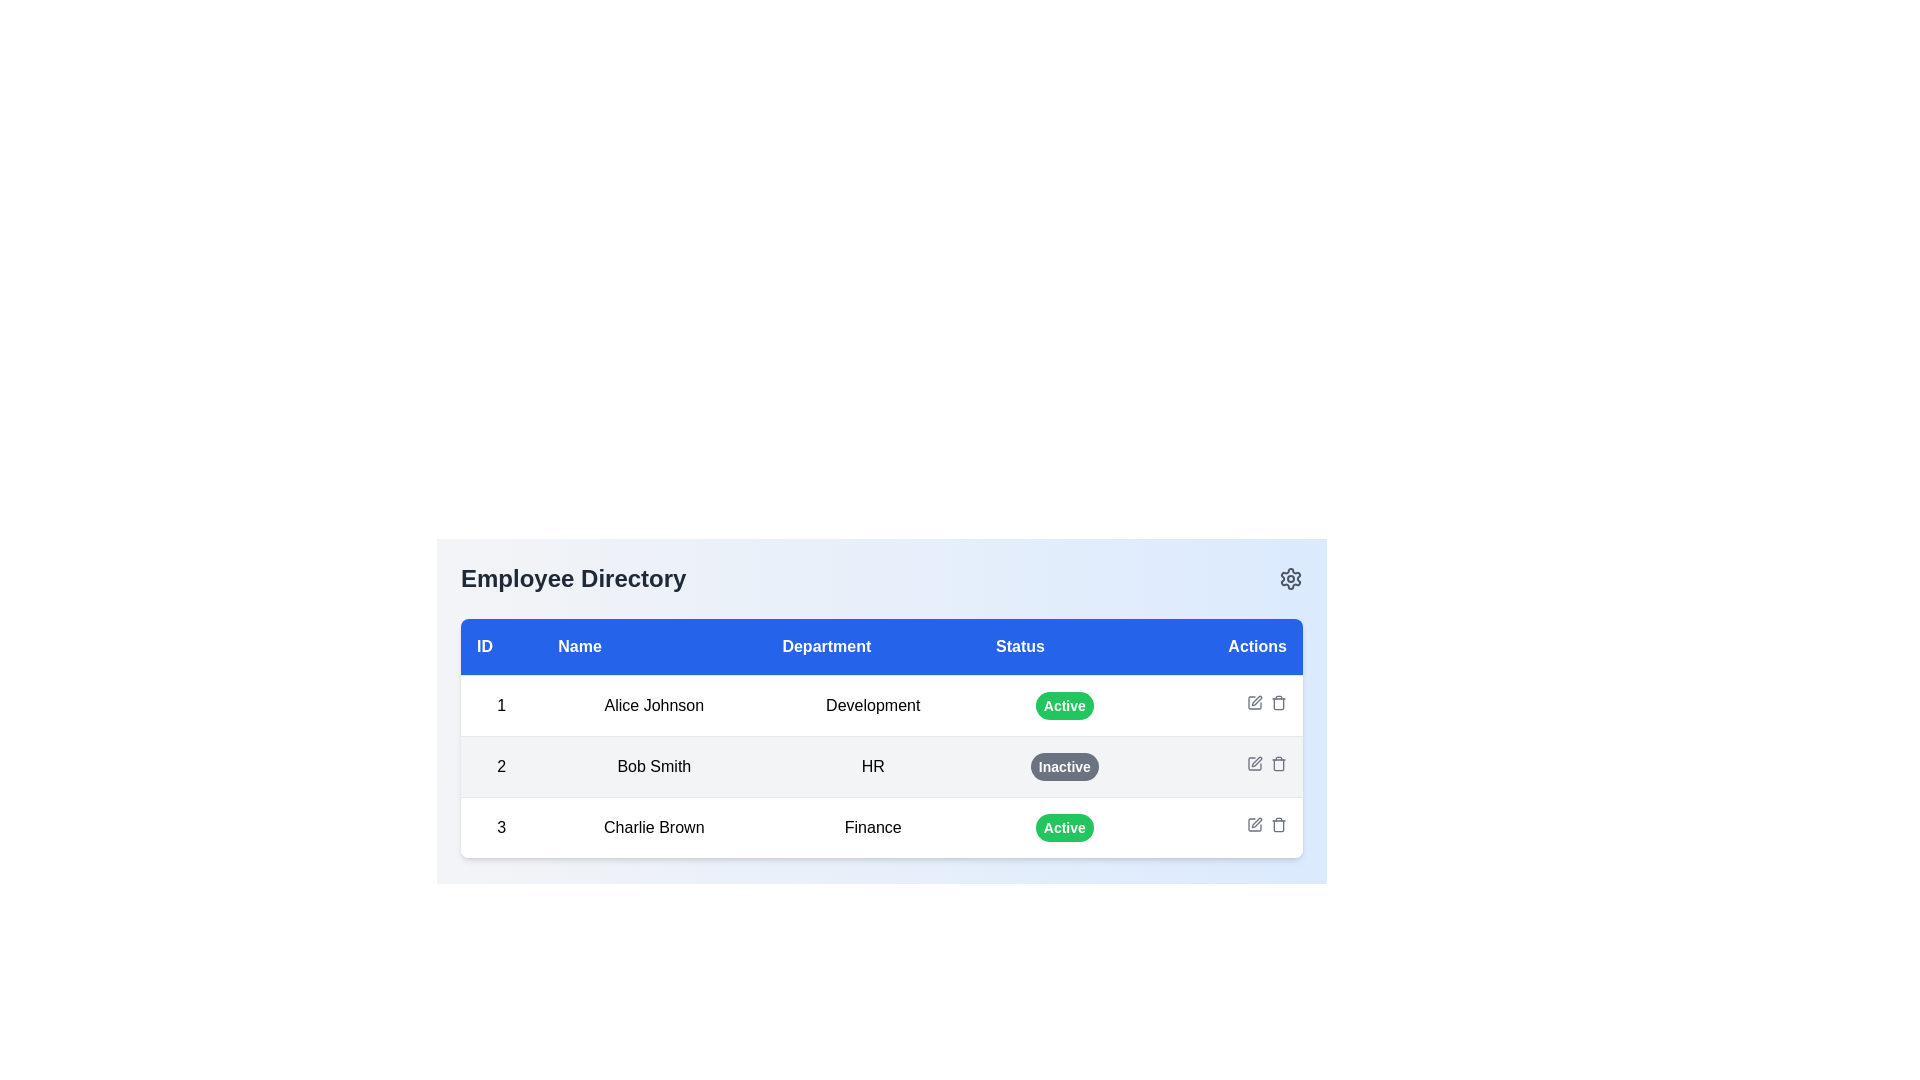 Image resolution: width=1920 pixels, height=1080 pixels. Describe the element at coordinates (654, 827) in the screenshot. I see `the text label displaying 'Charlie Brown' in the third row under the 'Name' column of the table` at that location.